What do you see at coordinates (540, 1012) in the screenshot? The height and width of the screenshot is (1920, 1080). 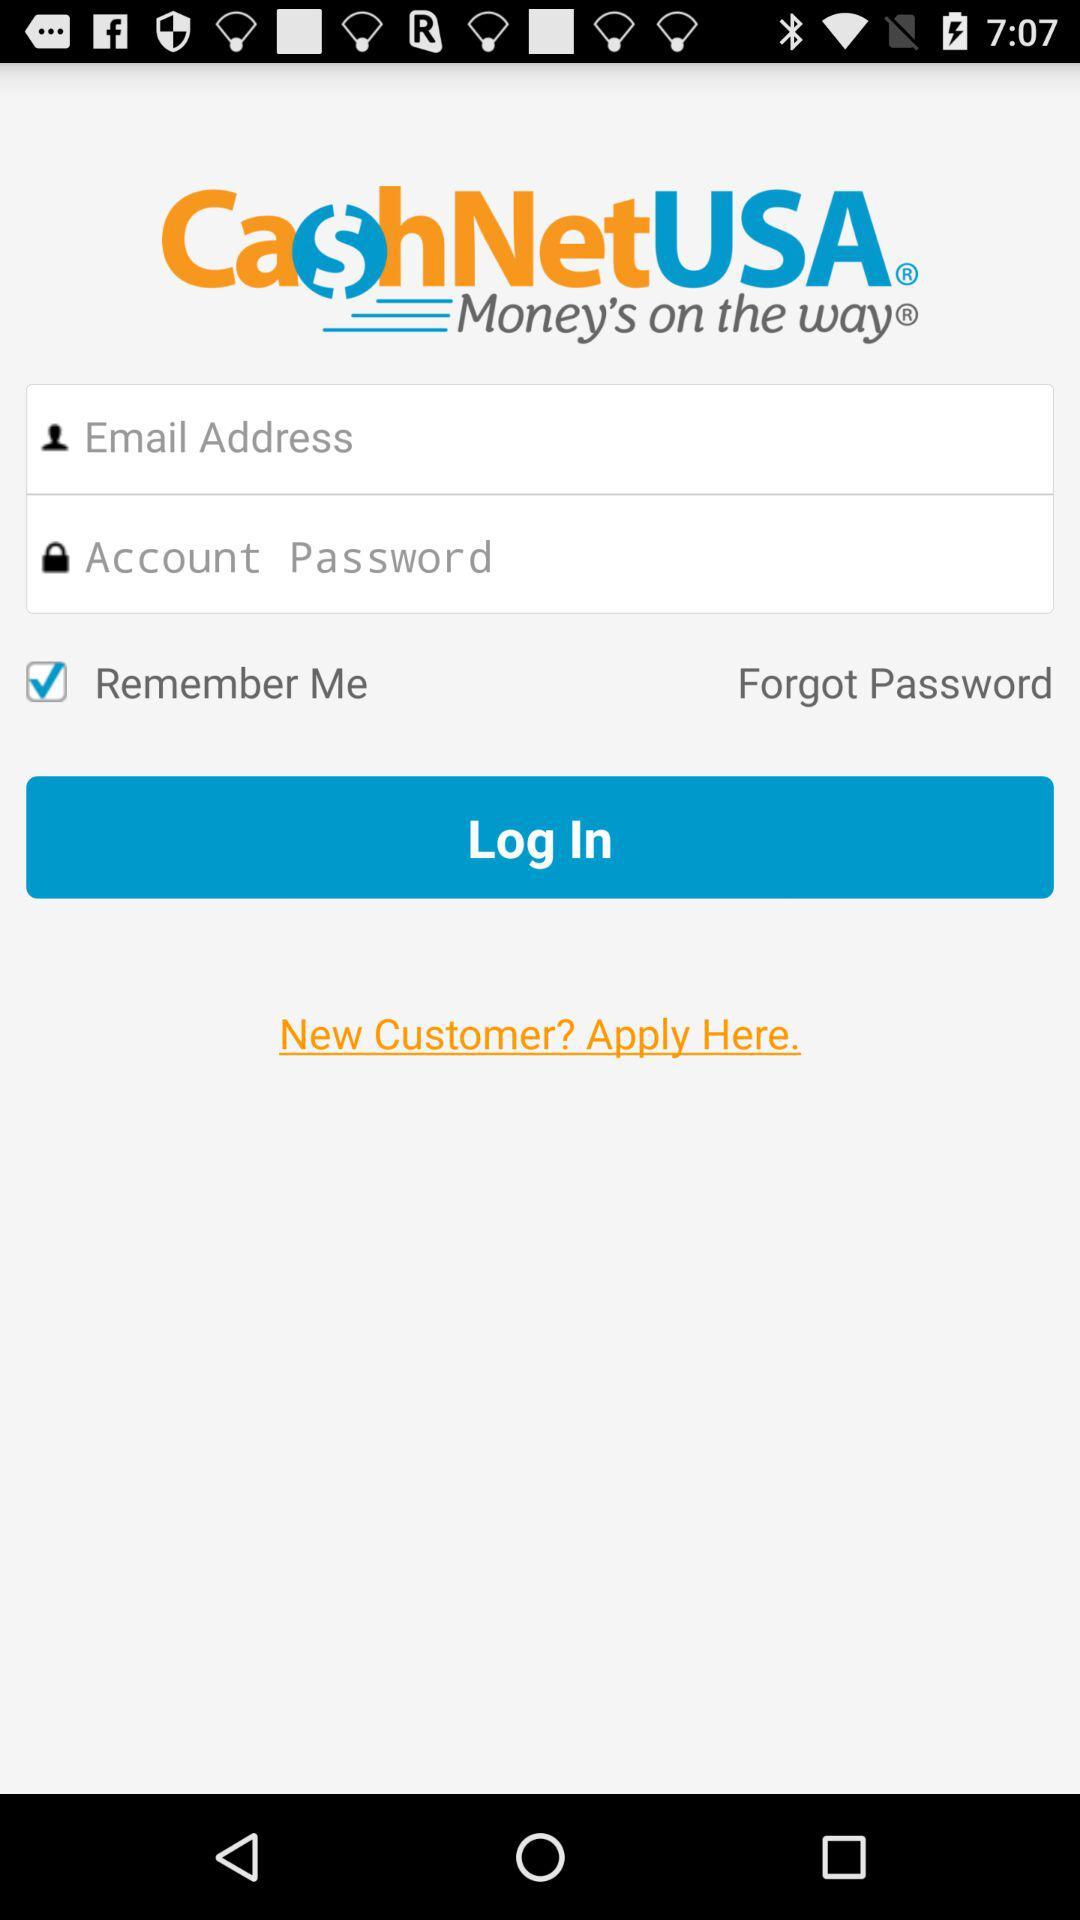 I see `the icon below log in button` at bounding box center [540, 1012].